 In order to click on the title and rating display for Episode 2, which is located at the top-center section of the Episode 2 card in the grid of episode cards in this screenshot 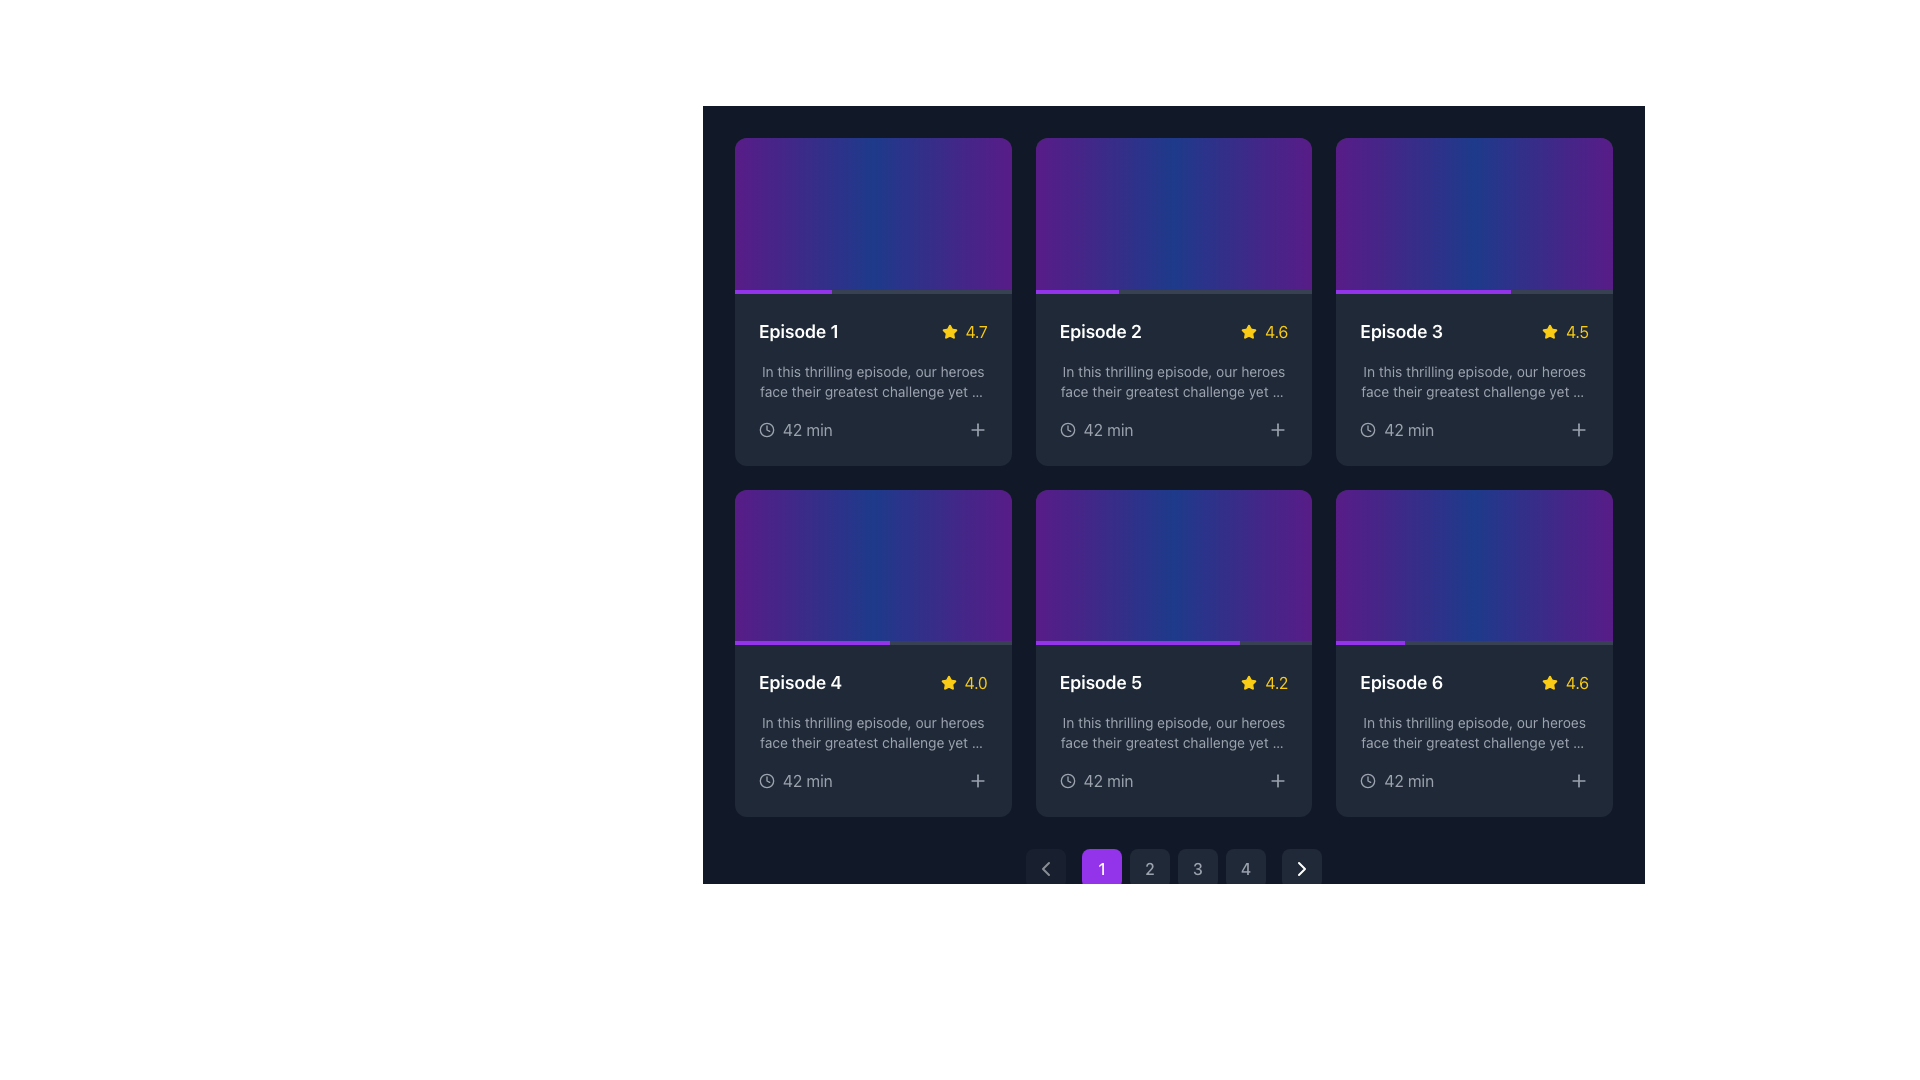, I will do `click(1174, 330)`.